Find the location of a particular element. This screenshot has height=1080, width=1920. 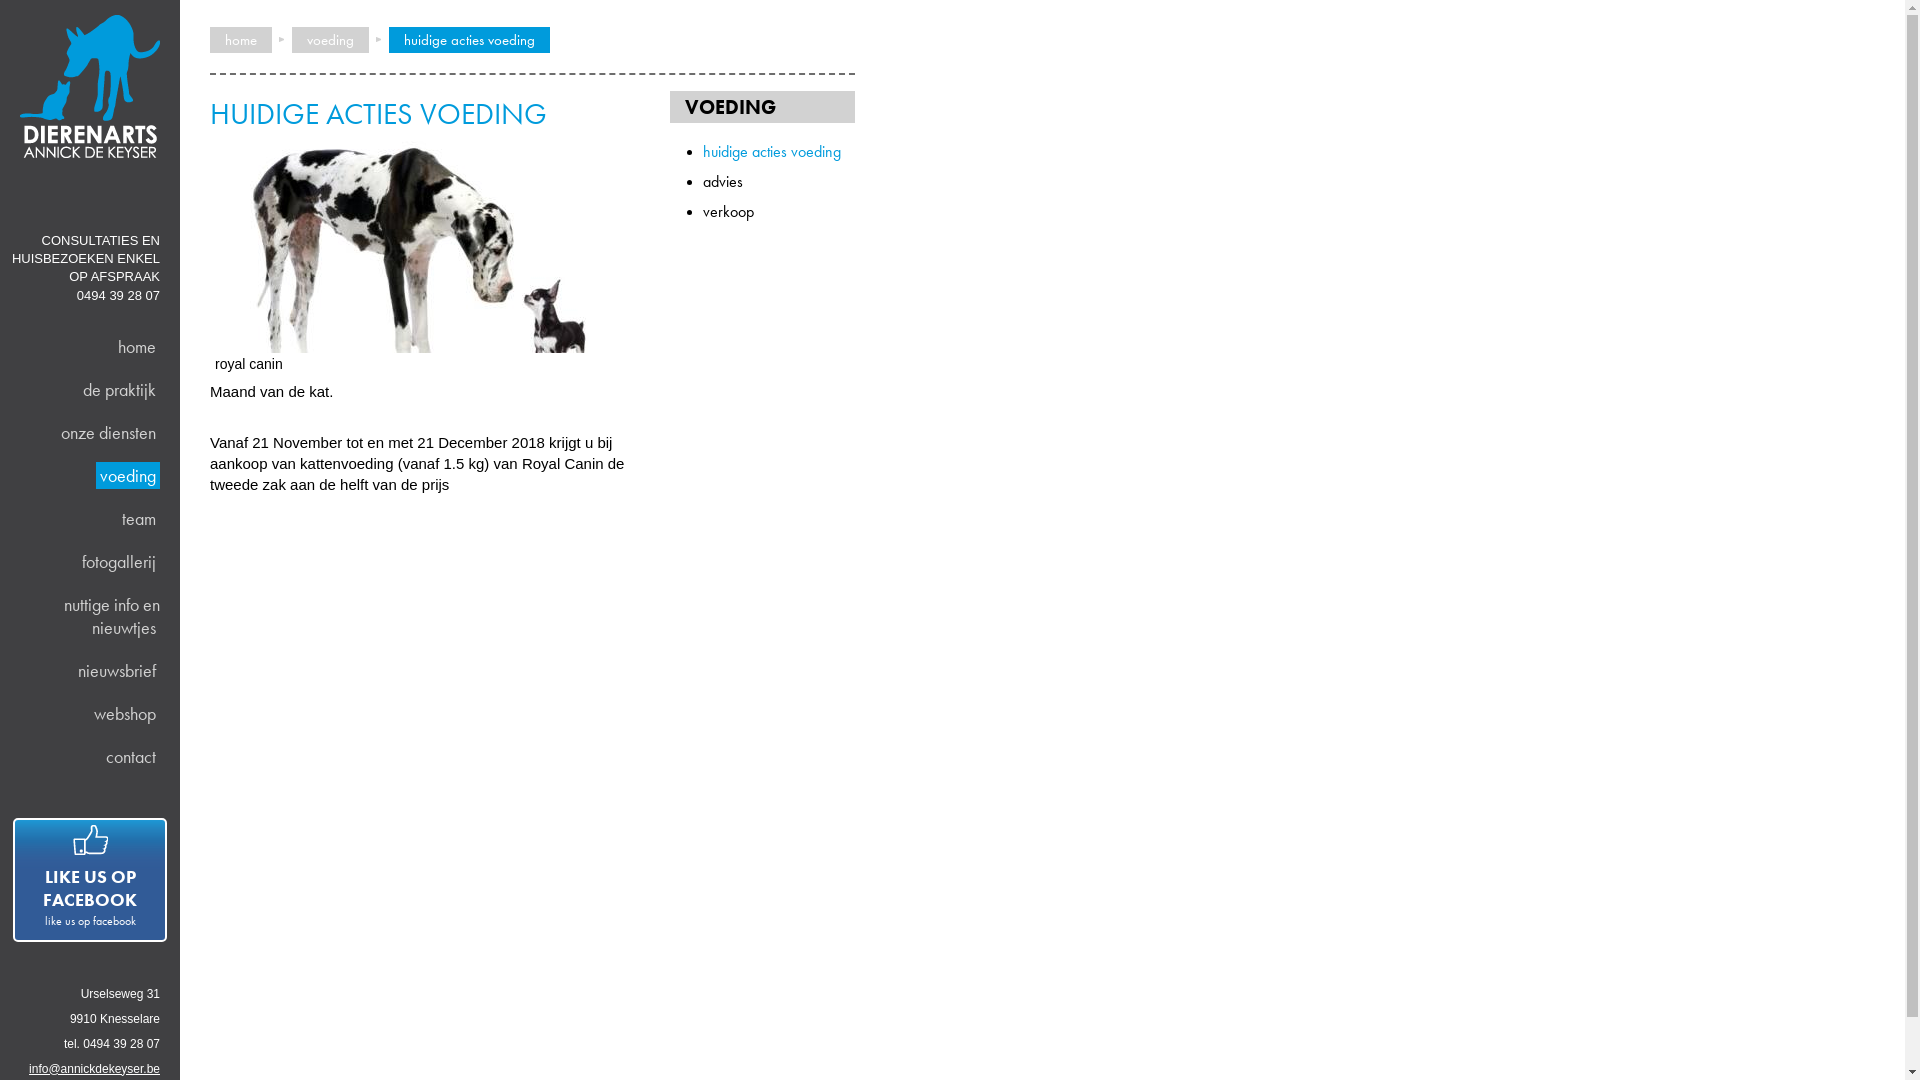

'team' is located at coordinates (138, 517).